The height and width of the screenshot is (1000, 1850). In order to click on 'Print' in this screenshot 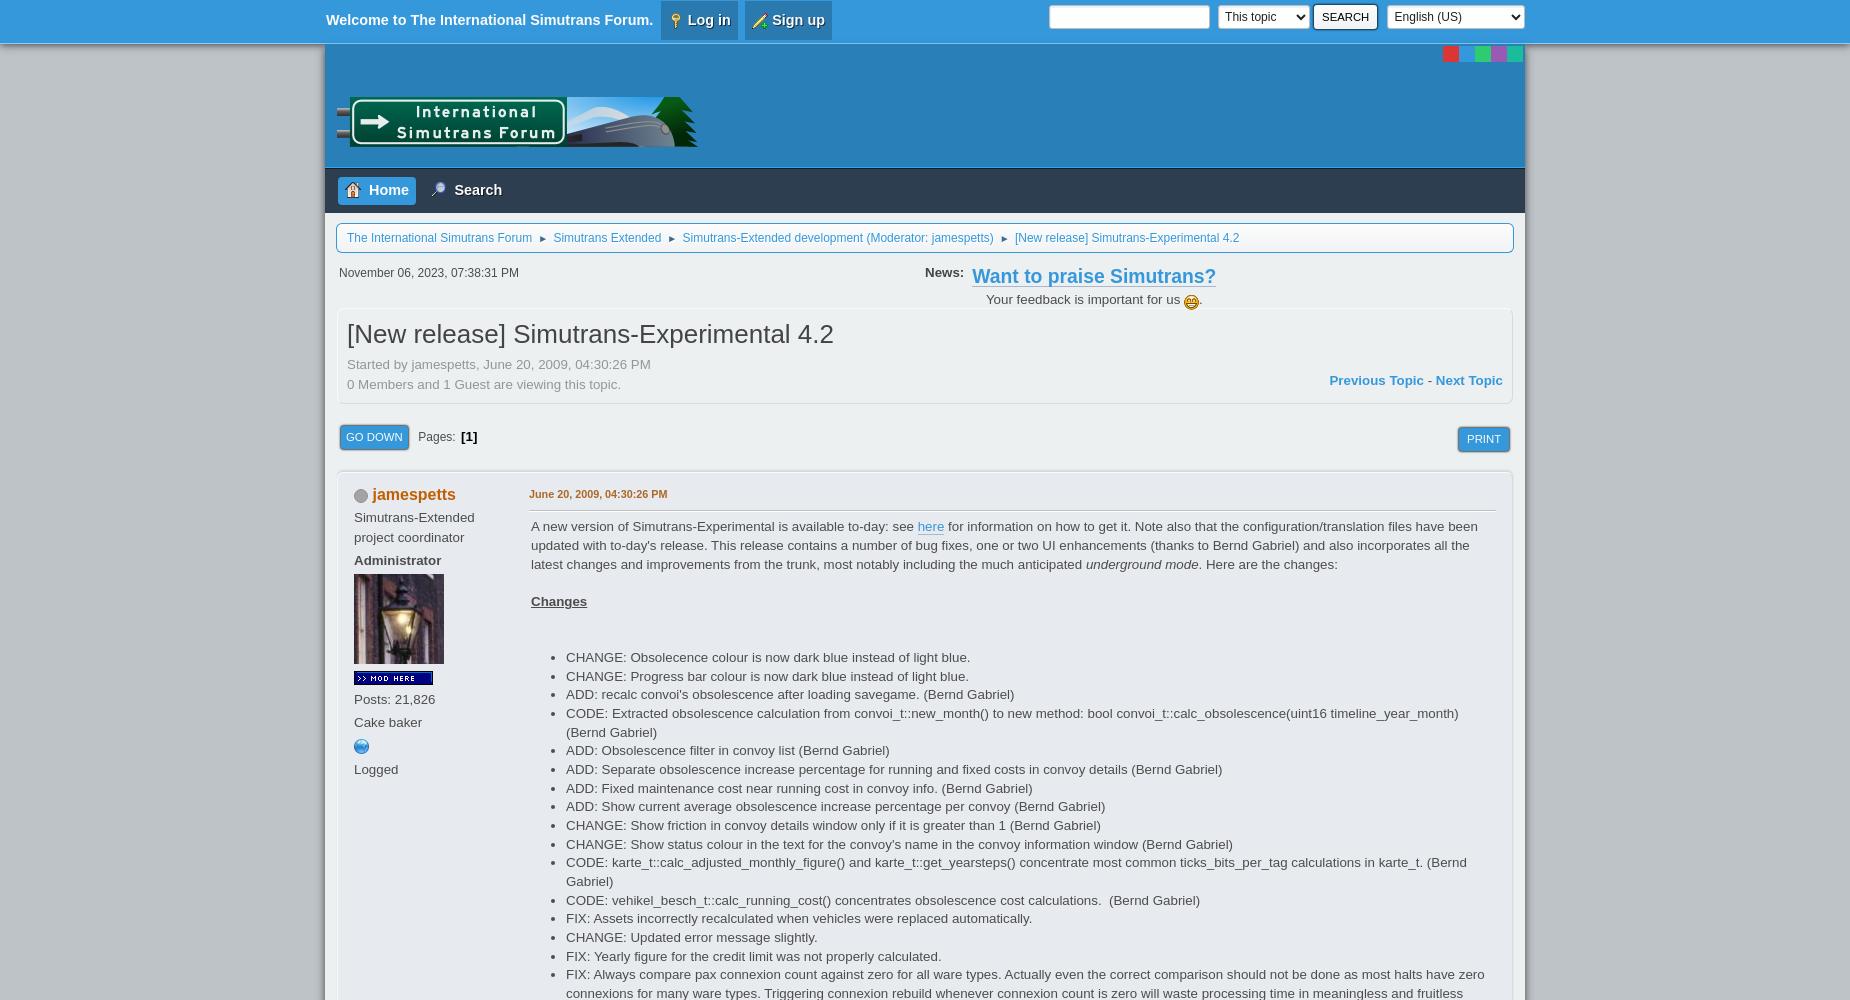, I will do `click(1484, 438)`.